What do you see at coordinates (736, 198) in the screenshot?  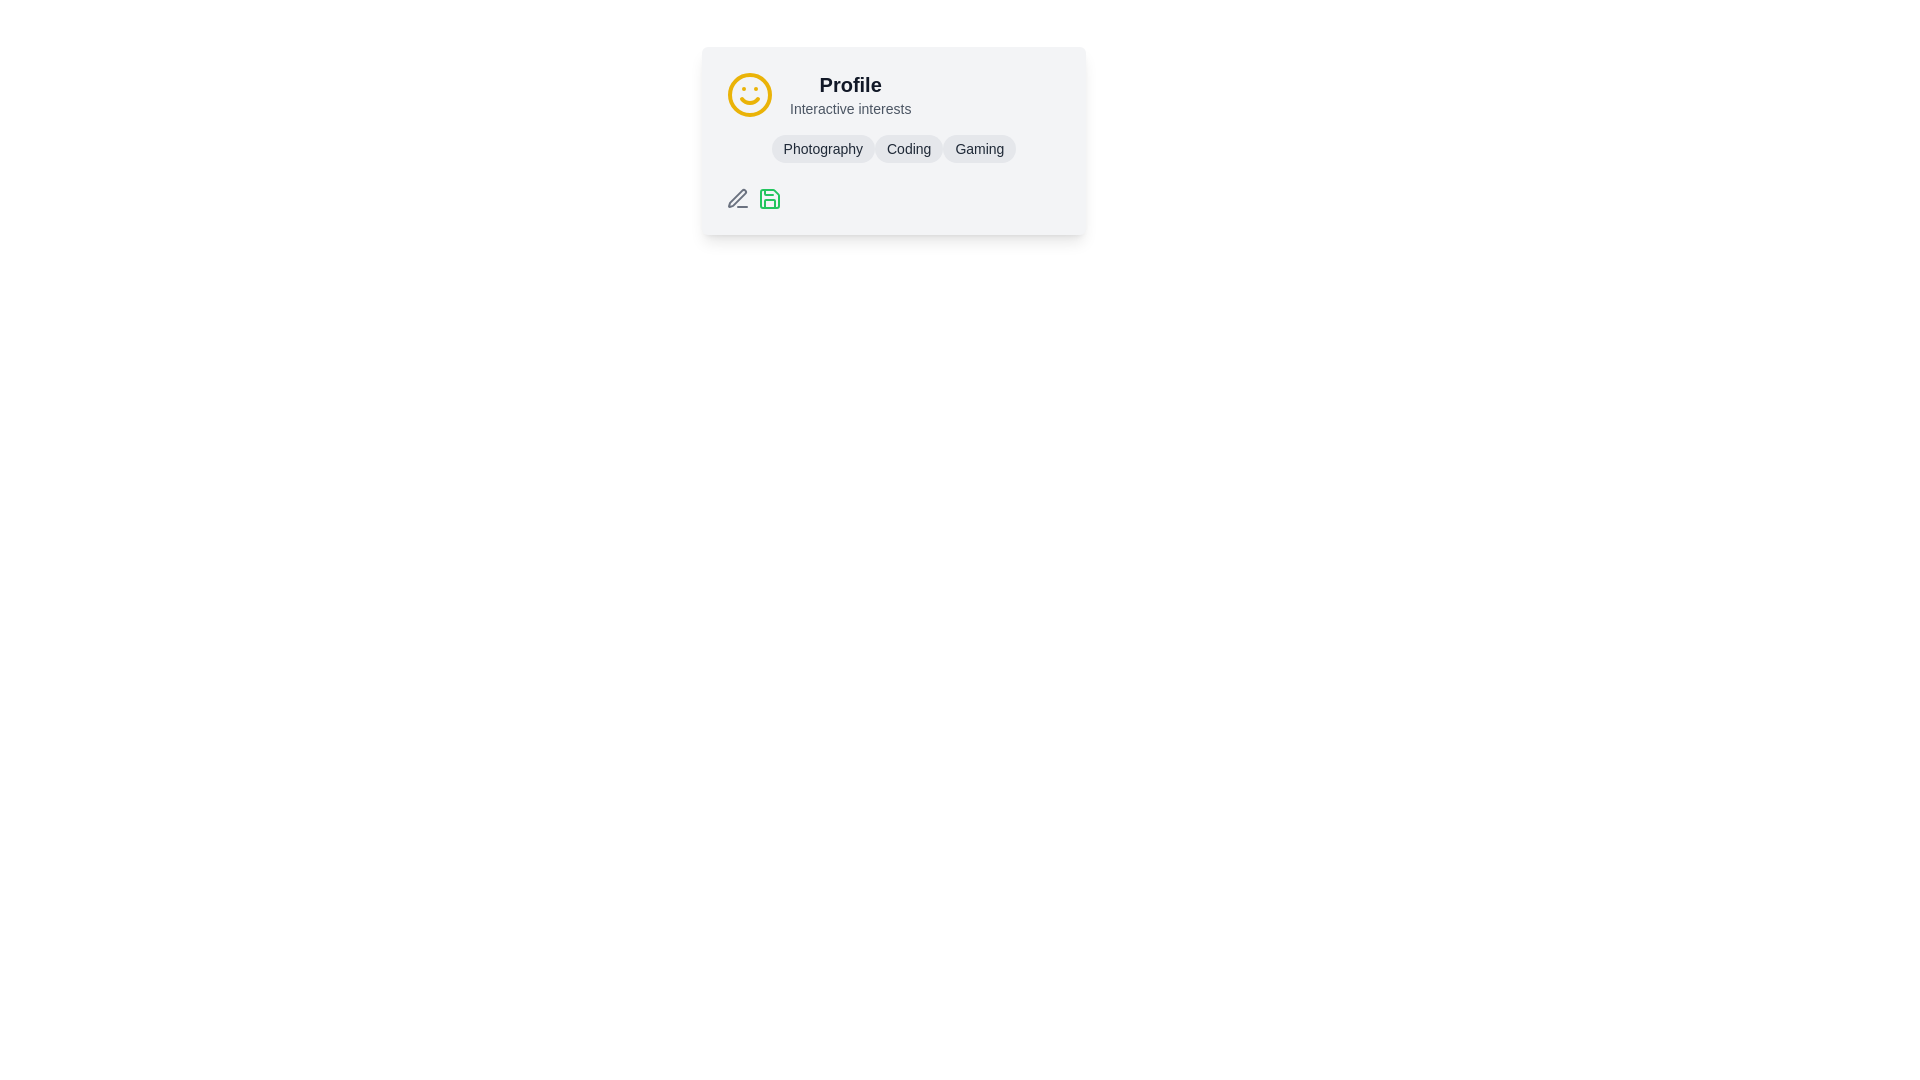 I see `the graphical icon representing a pen or edit functionality located in the bottom-left section of the profile card, under the list of interactive interests` at bounding box center [736, 198].